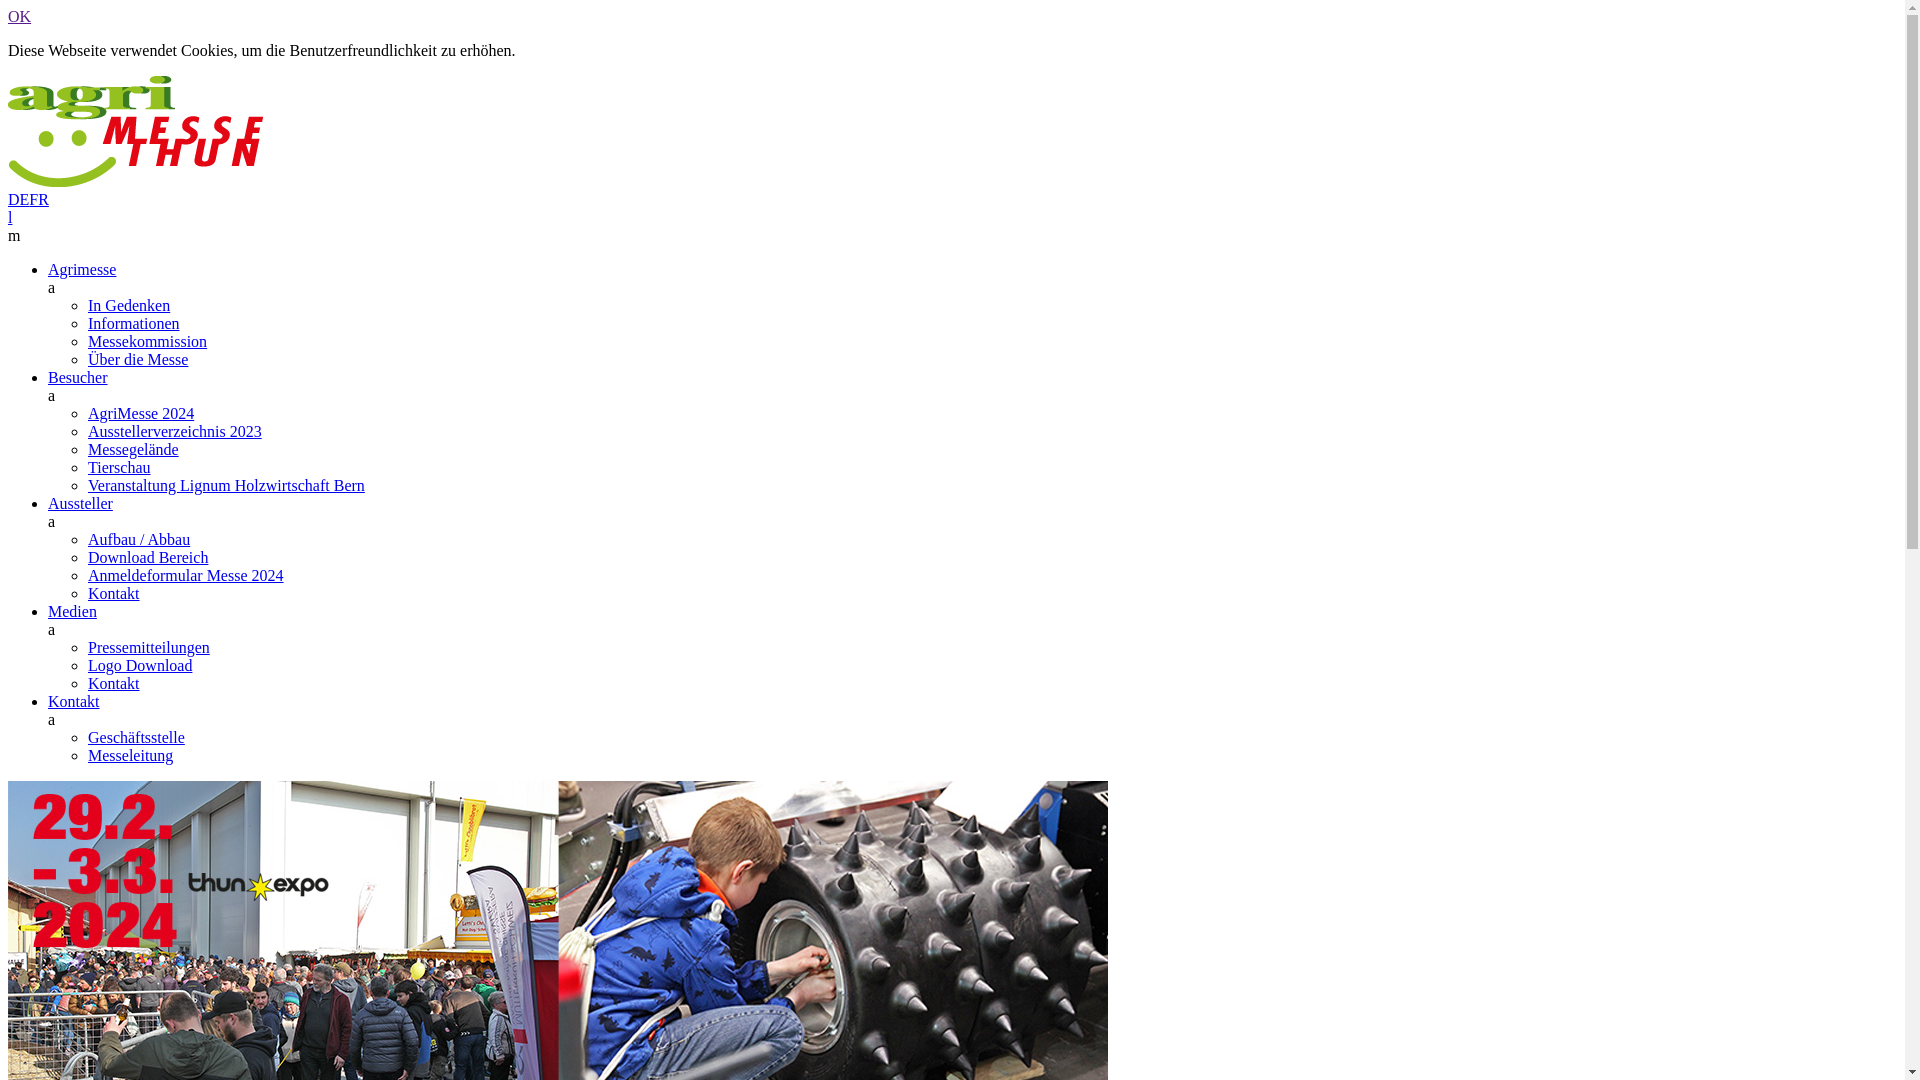  I want to click on 'Messekommission', so click(146, 340).